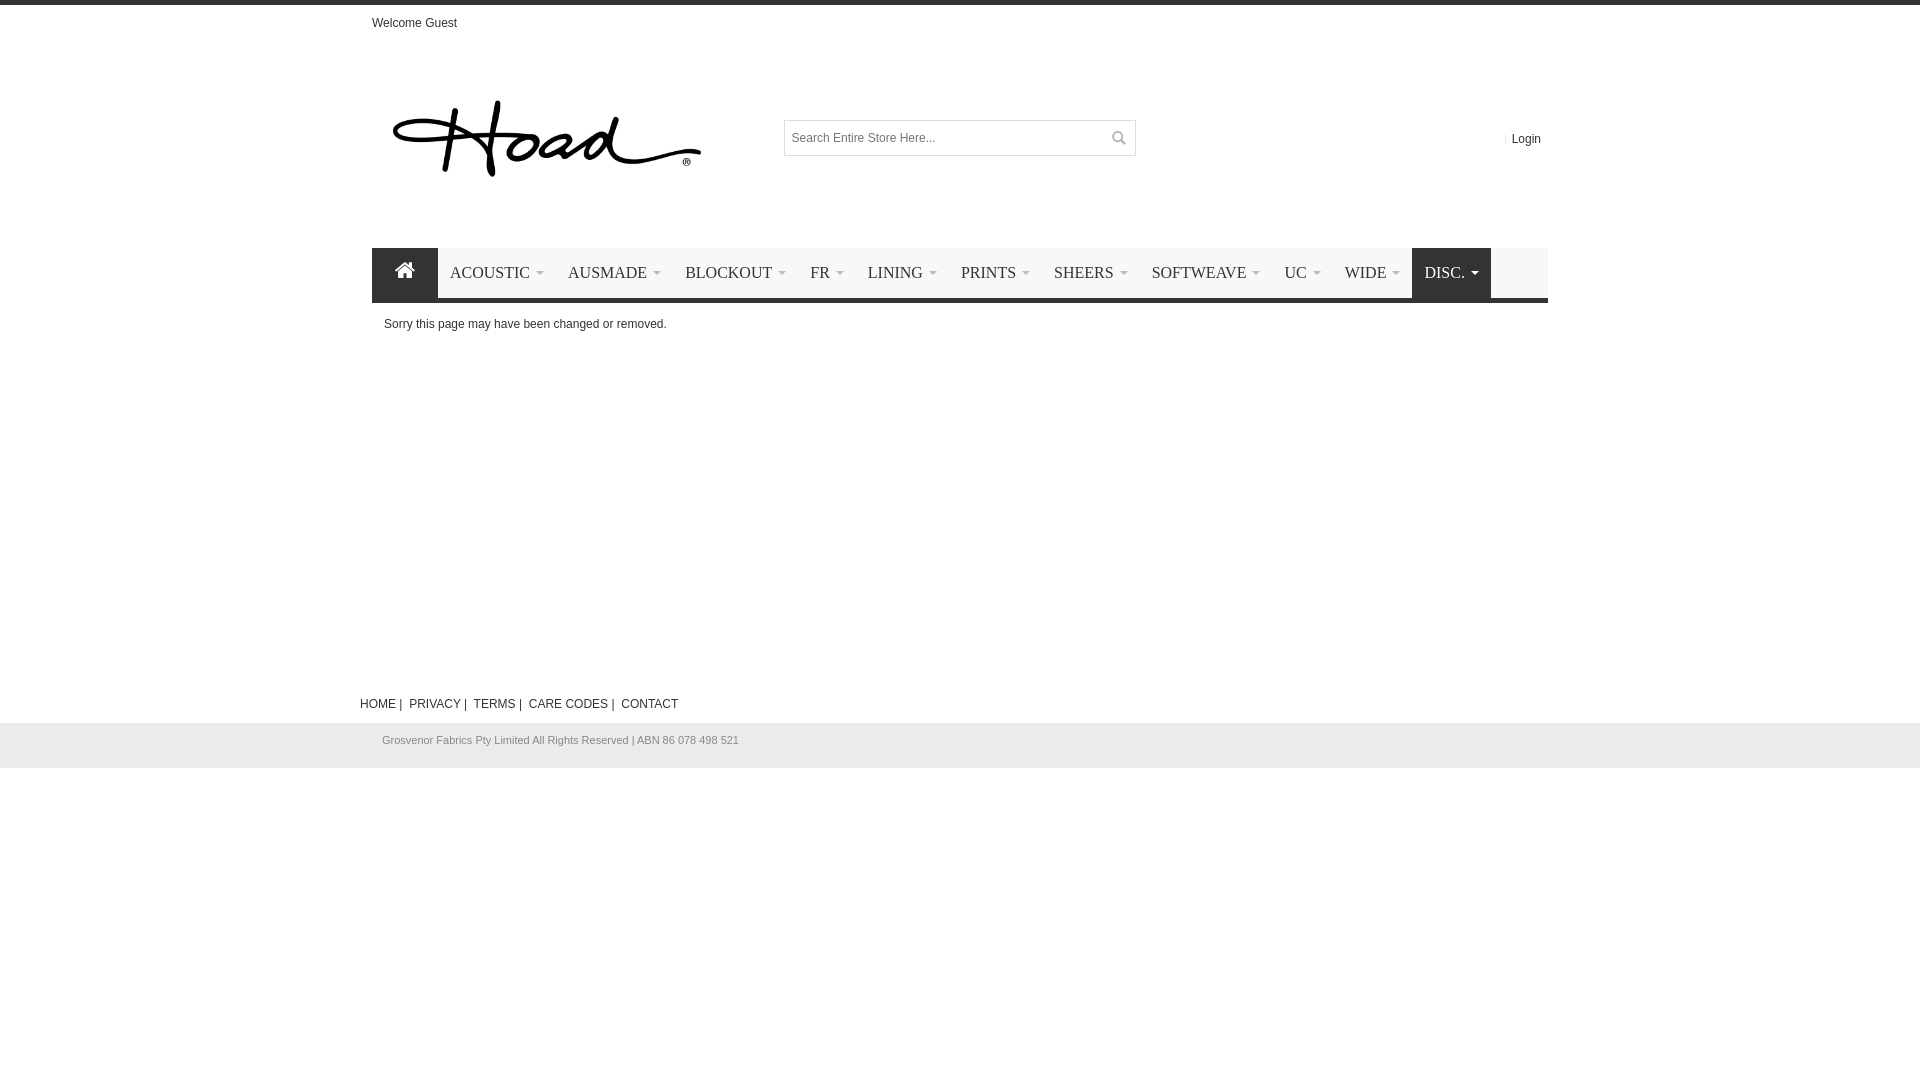  Describe the element at coordinates (649, 703) in the screenshot. I see `'CONTACT'` at that location.